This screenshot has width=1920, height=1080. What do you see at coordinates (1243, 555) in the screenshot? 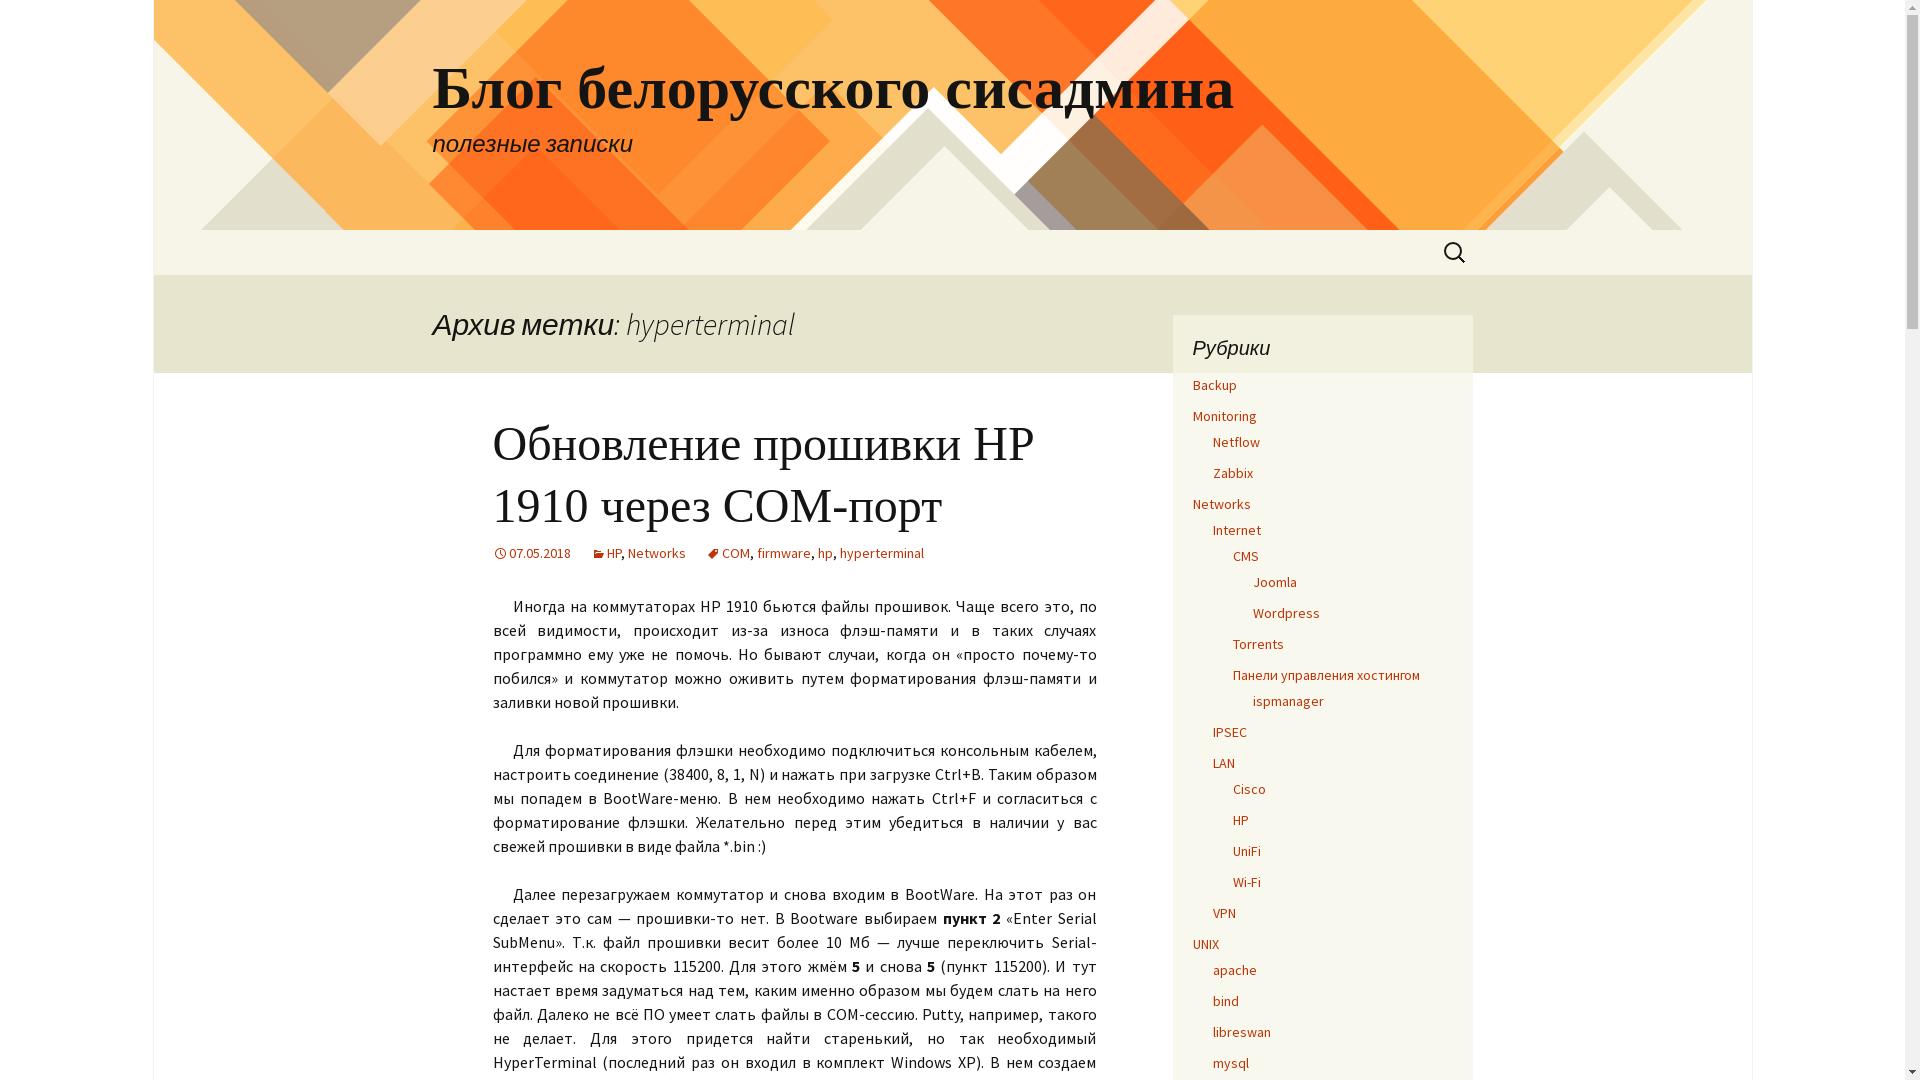
I see `'CMS'` at bounding box center [1243, 555].